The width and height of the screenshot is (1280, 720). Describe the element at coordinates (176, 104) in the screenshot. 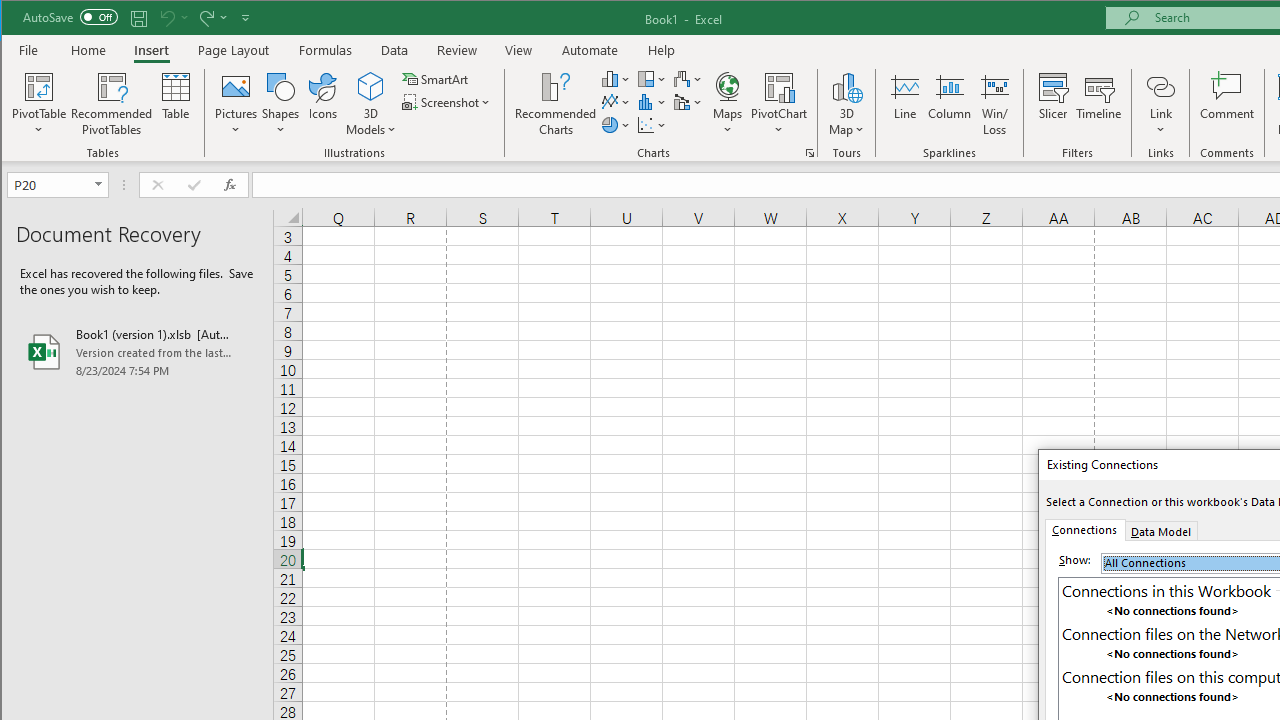

I see `'Table'` at that location.